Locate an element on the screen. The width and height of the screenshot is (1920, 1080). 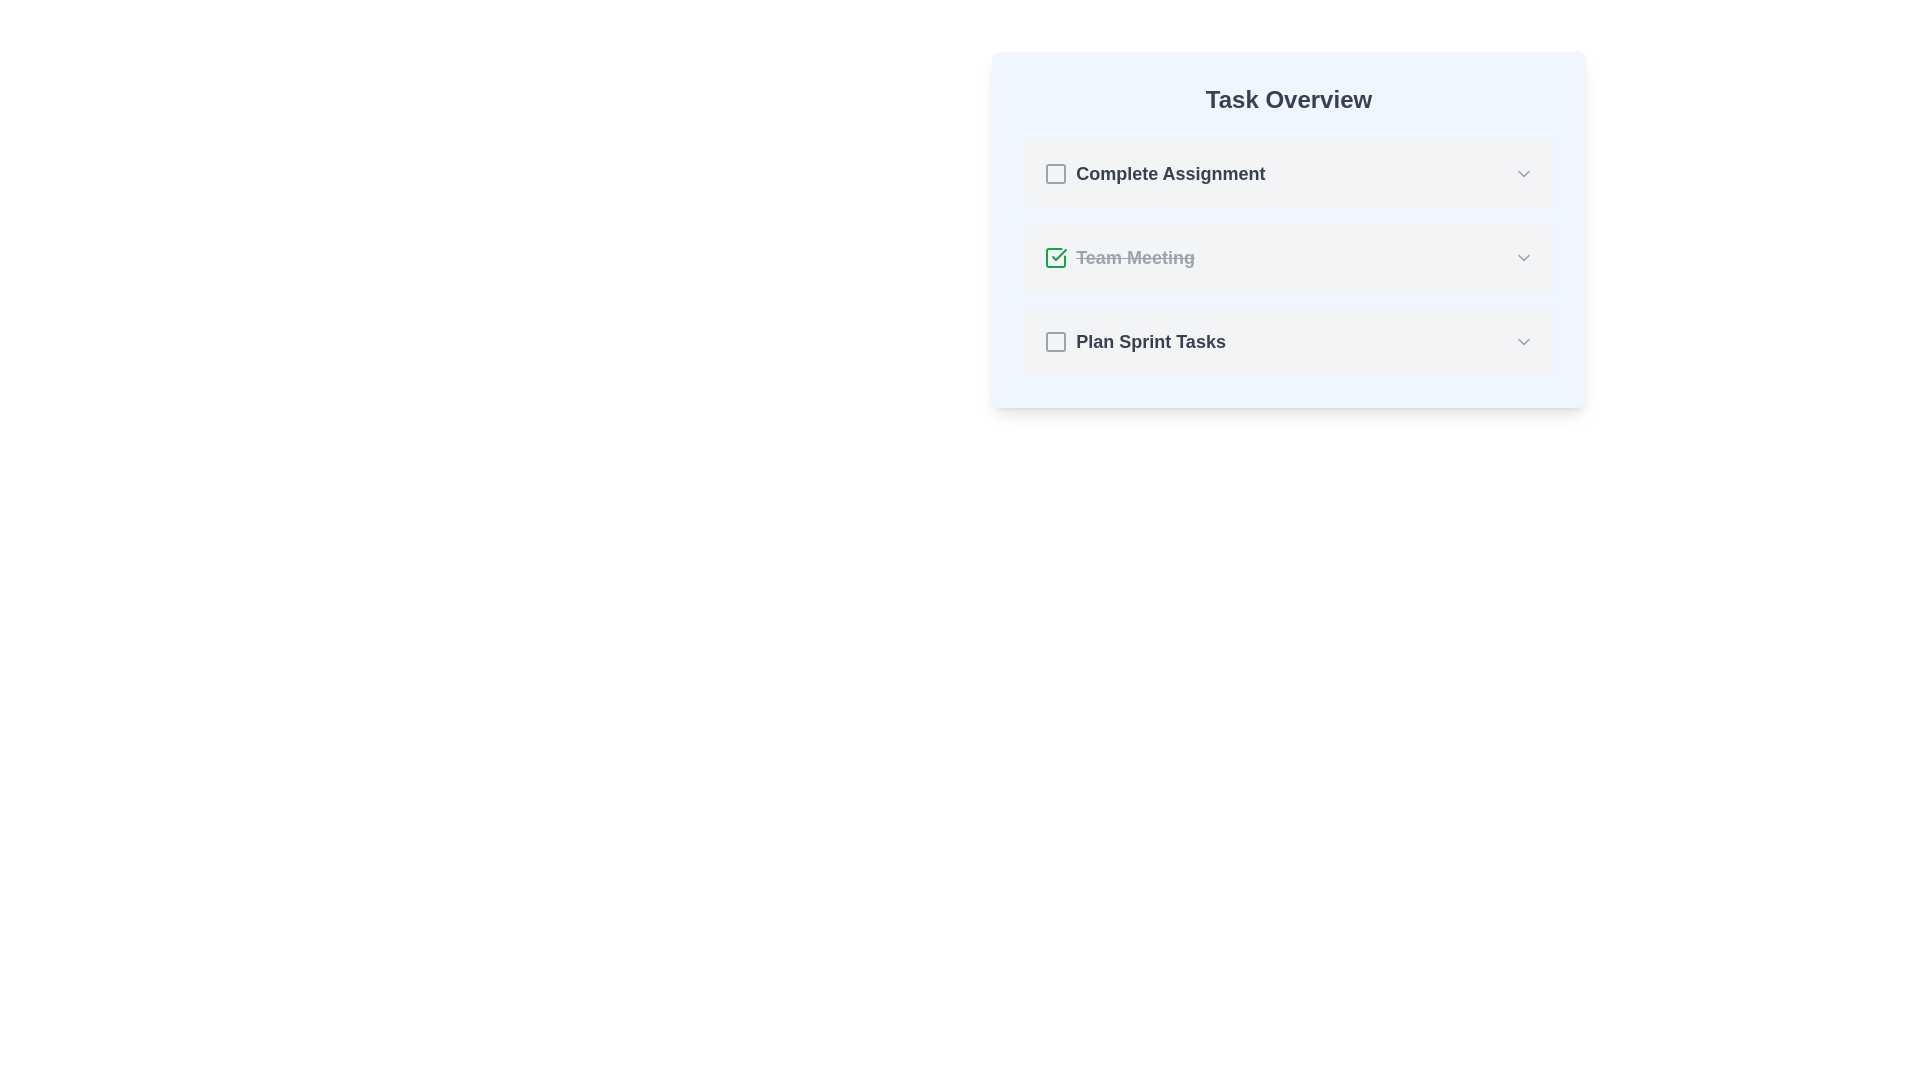
the square-shaped visual indicator or checkbox indicating the completion status of the task 'Complete Assignment' in the 'Task Overview' panel is located at coordinates (1055, 172).